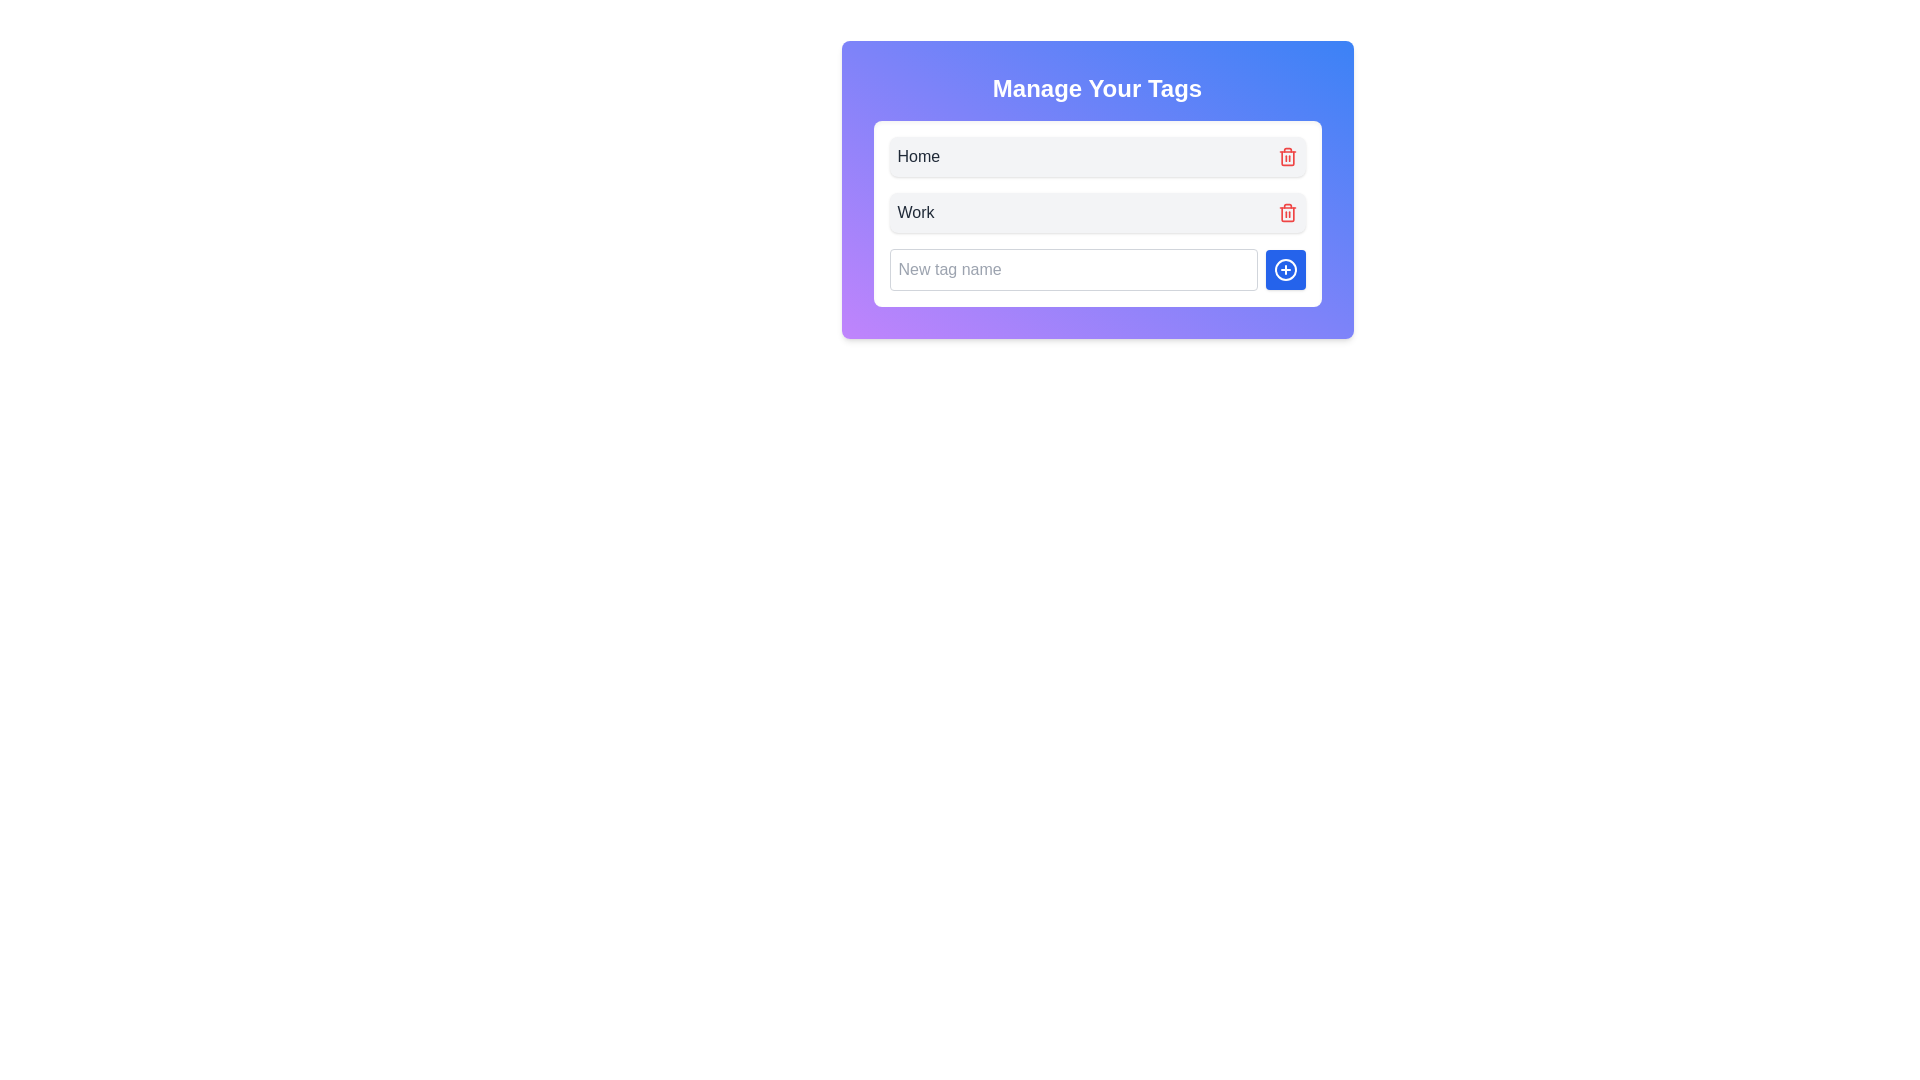  What do you see at coordinates (915, 212) in the screenshot?
I see `the text label indicating the name of a tag, located in the second row under 'Manage Your Tags', to the left of the red delete button` at bounding box center [915, 212].